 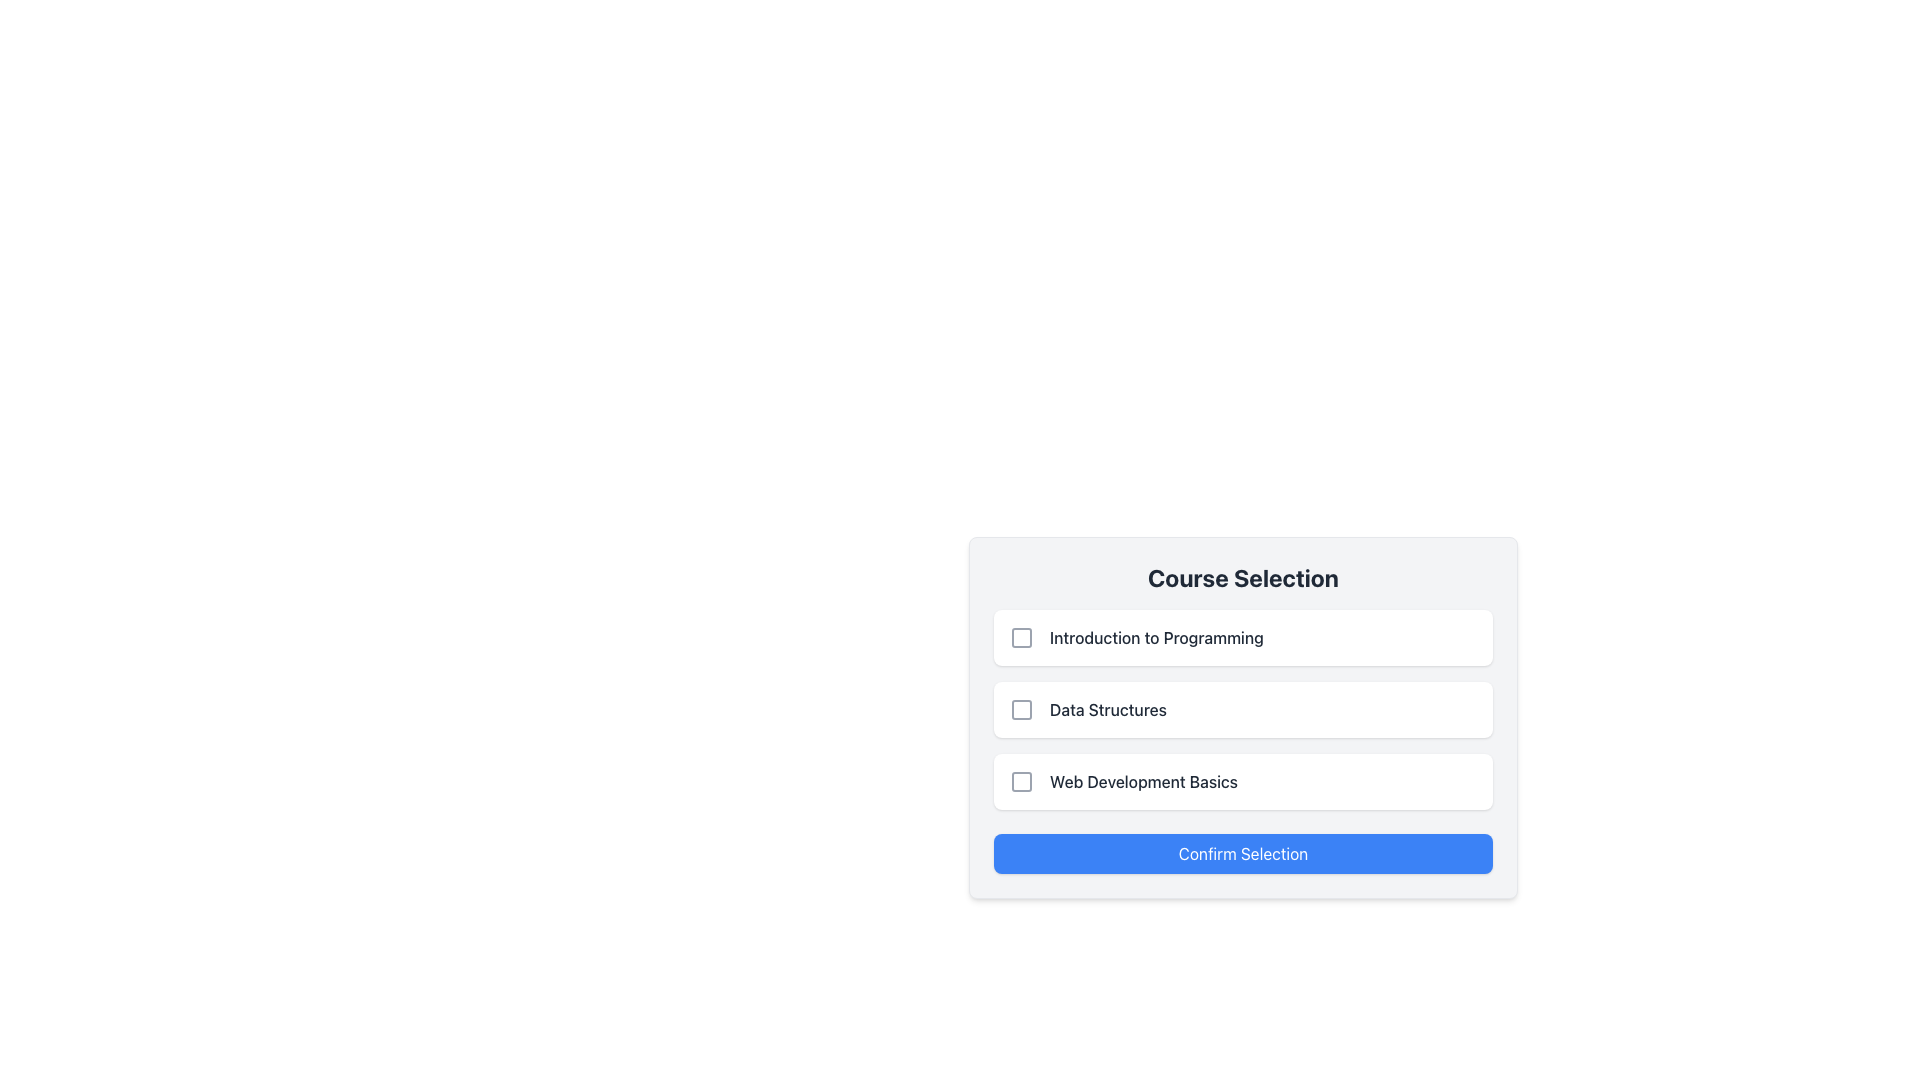 What do you see at coordinates (1022, 781) in the screenshot?
I see `the checkbox associated with the 'Web Development Basics' entry in the list` at bounding box center [1022, 781].